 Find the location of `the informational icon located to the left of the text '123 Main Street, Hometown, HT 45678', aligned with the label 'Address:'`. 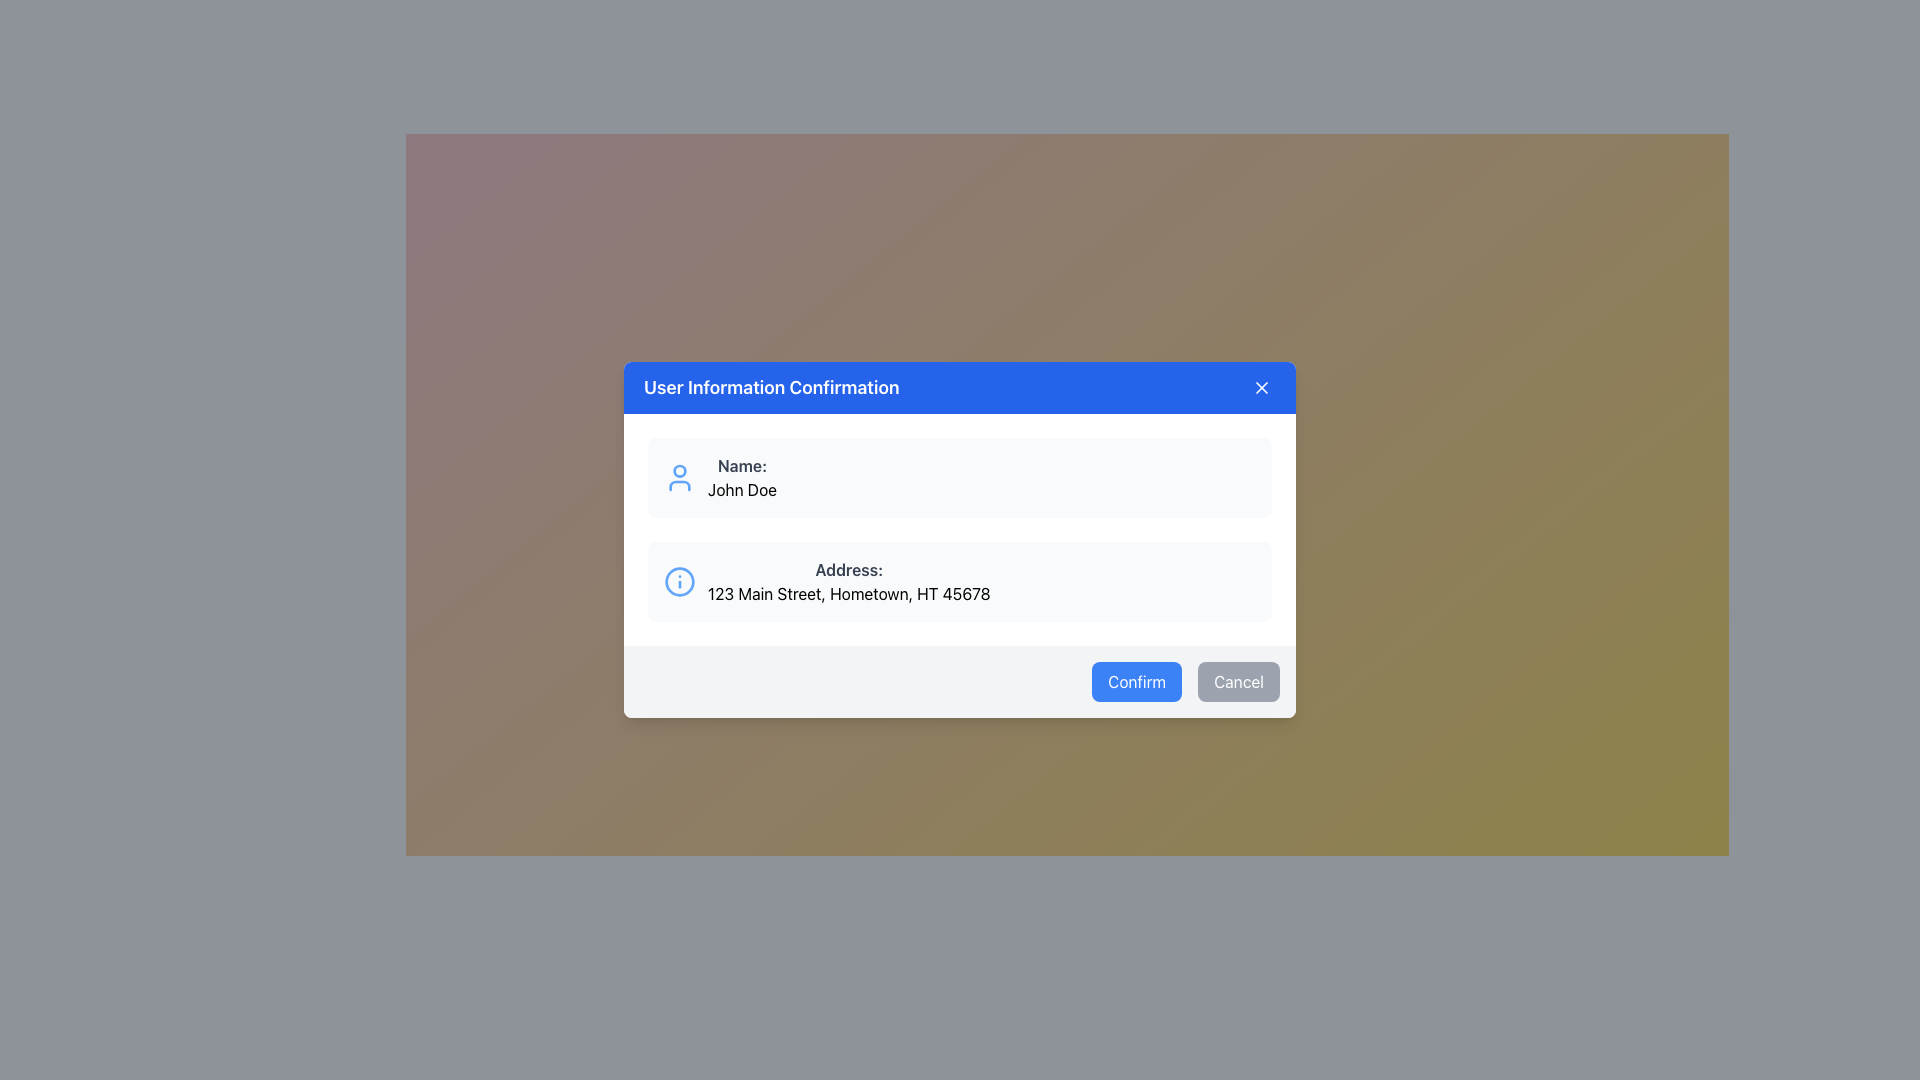

the informational icon located to the left of the text '123 Main Street, Hometown, HT 45678', aligned with the label 'Address:' is located at coordinates (680, 582).